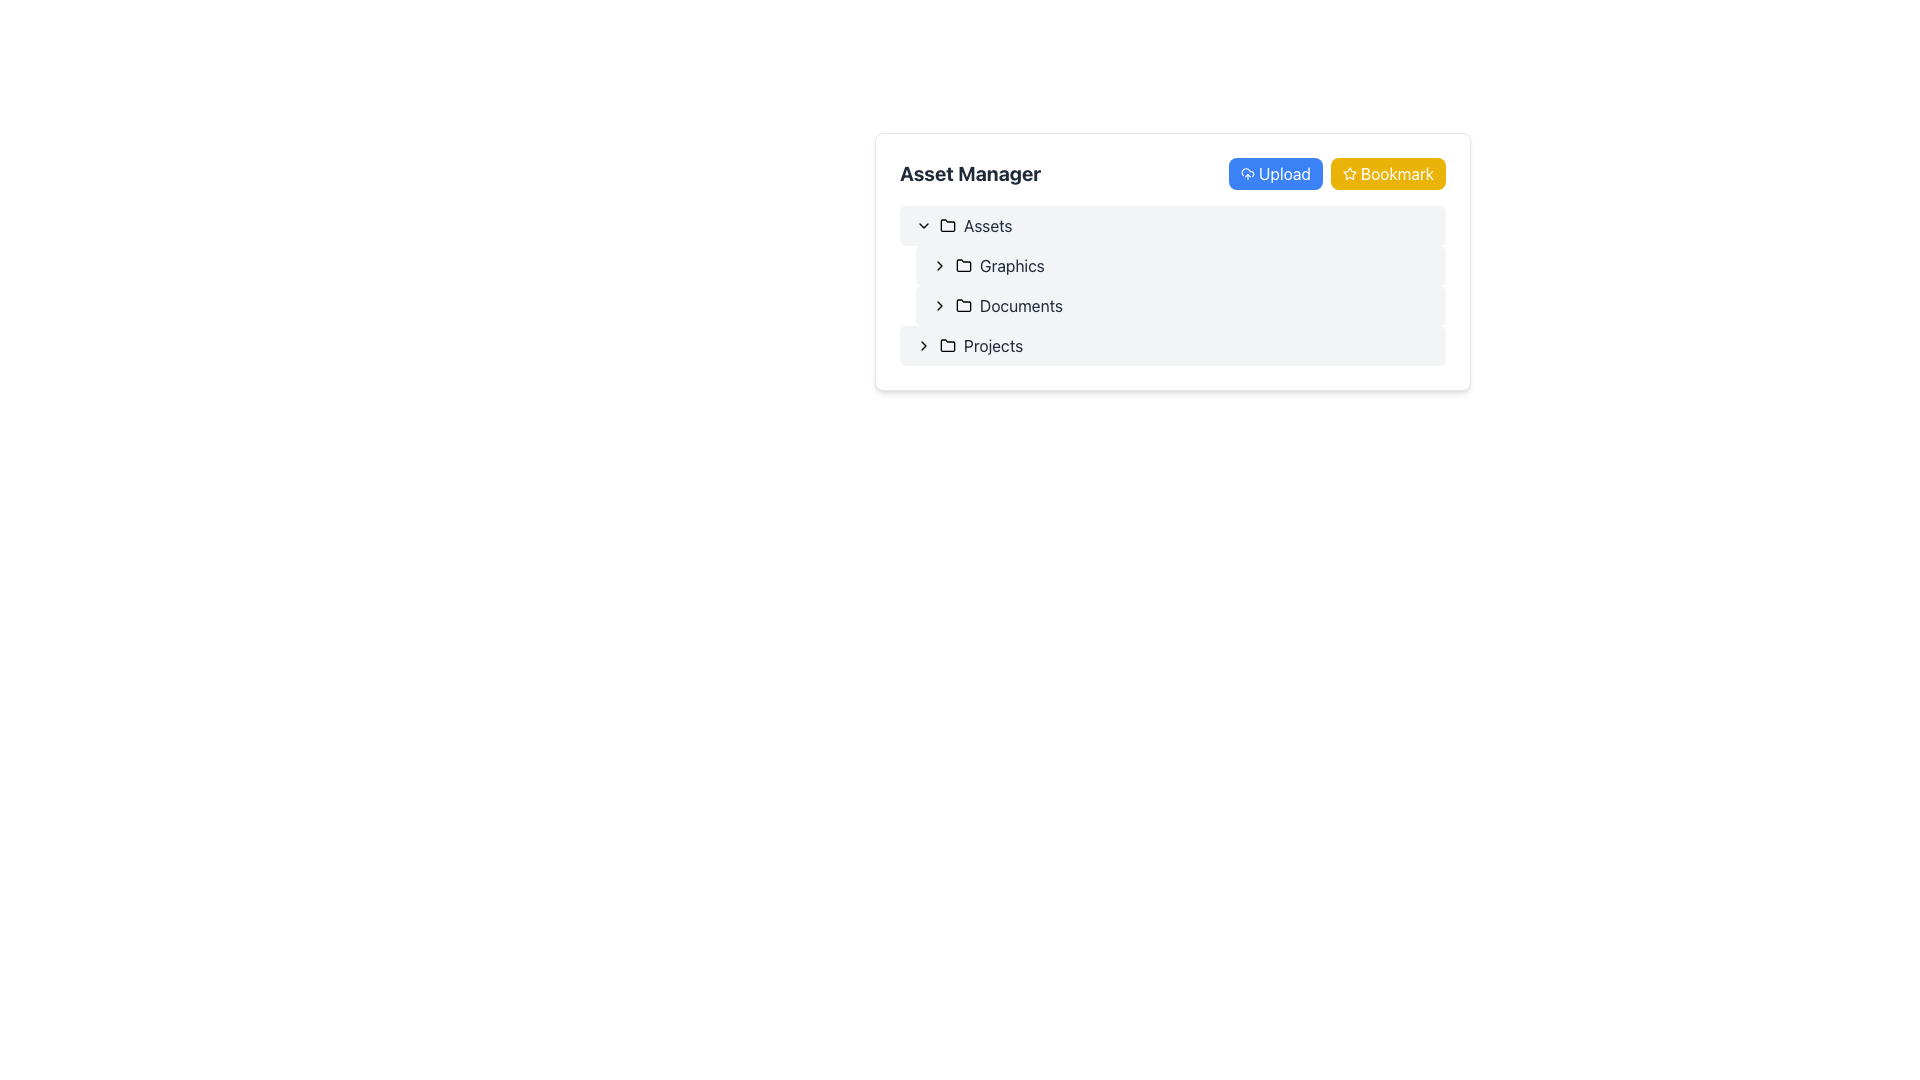 This screenshot has height=1080, width=1920. I want to click on the text label representing the name of a folder or category within the asset manager interface, so click(1012, 265).